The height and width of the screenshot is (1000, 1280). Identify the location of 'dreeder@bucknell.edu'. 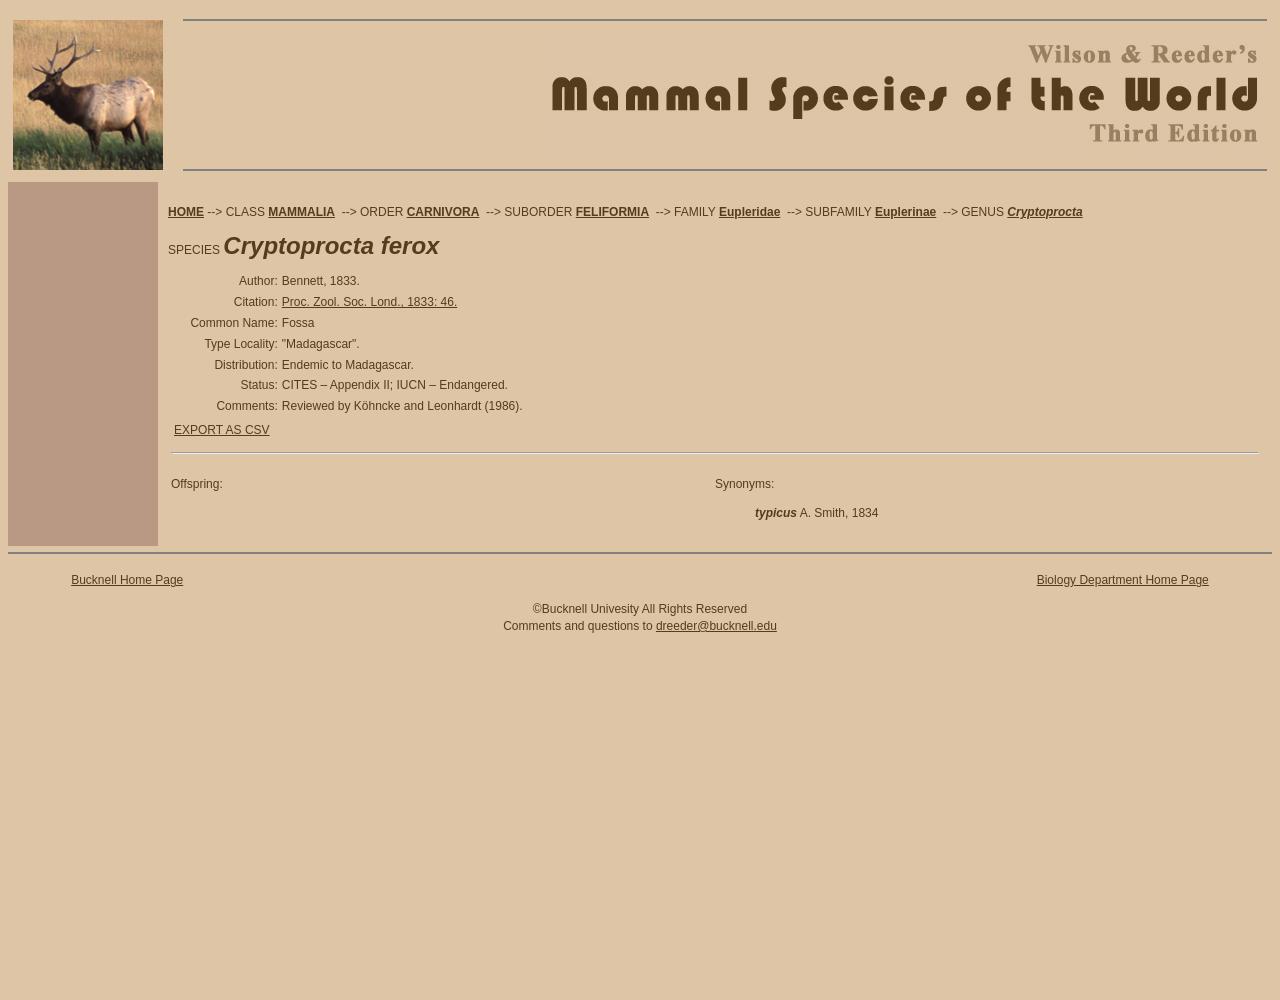
(715, 625).